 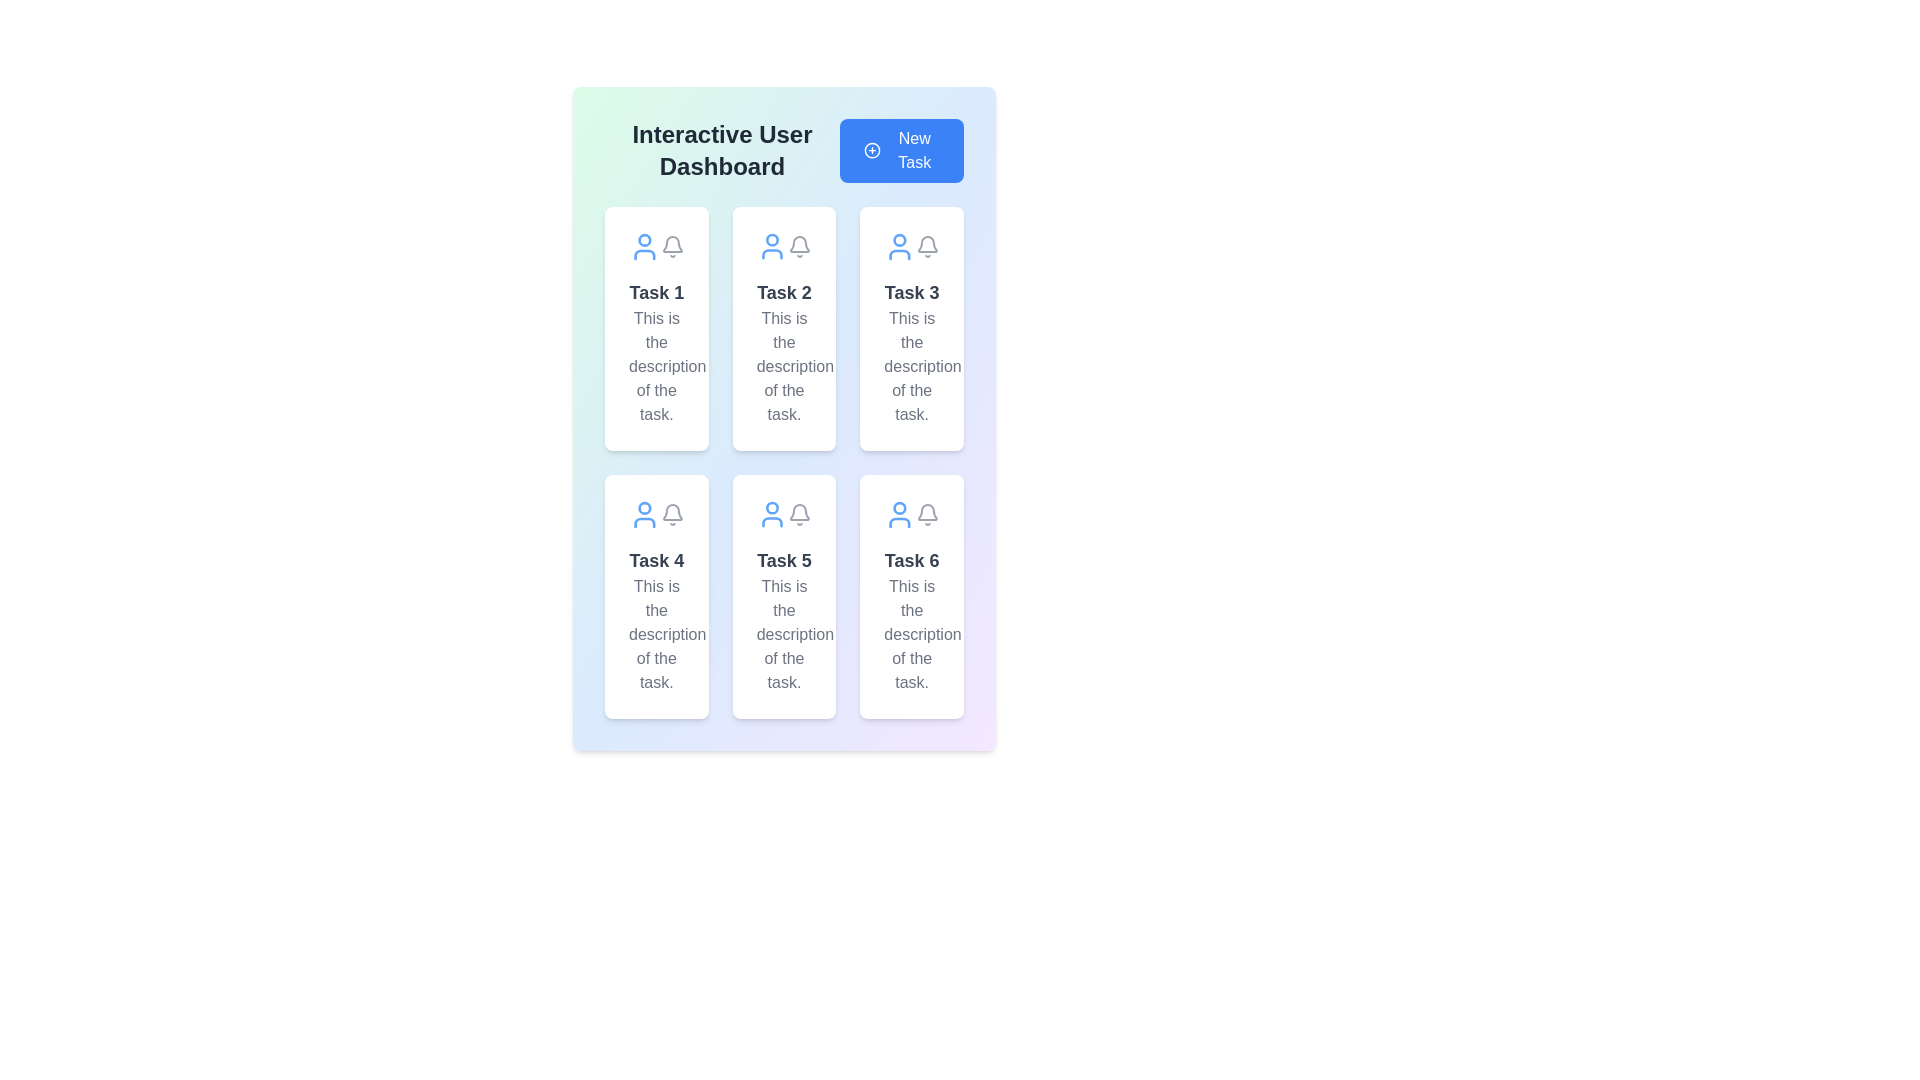 What do you see at coordinates (899, 507) in the screenshot?
I see `the graphical SVG circle element within the user profile icon located in the last card (Task 6) of the second row in a 3x2 card grid` at bounding box center [899, 507].